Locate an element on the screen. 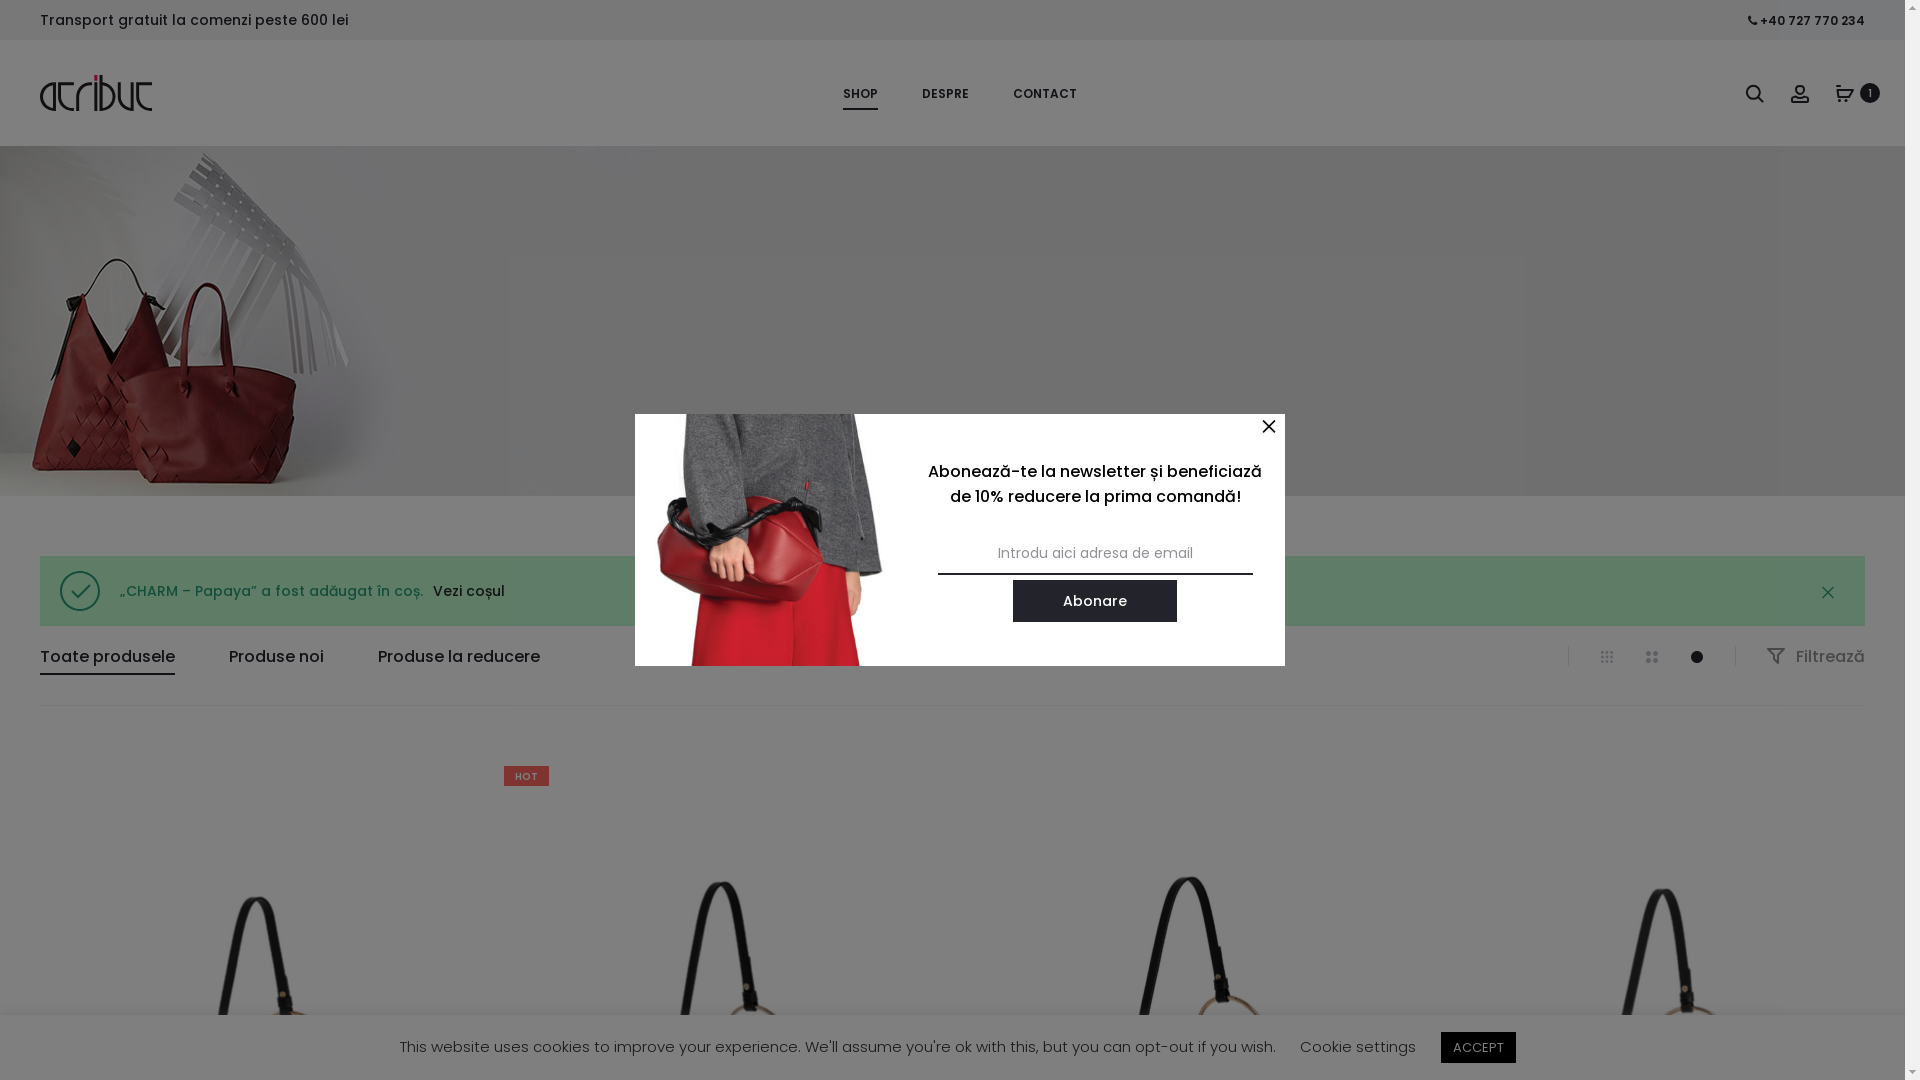  'DESPRE' is located at coordinates (936, 93).